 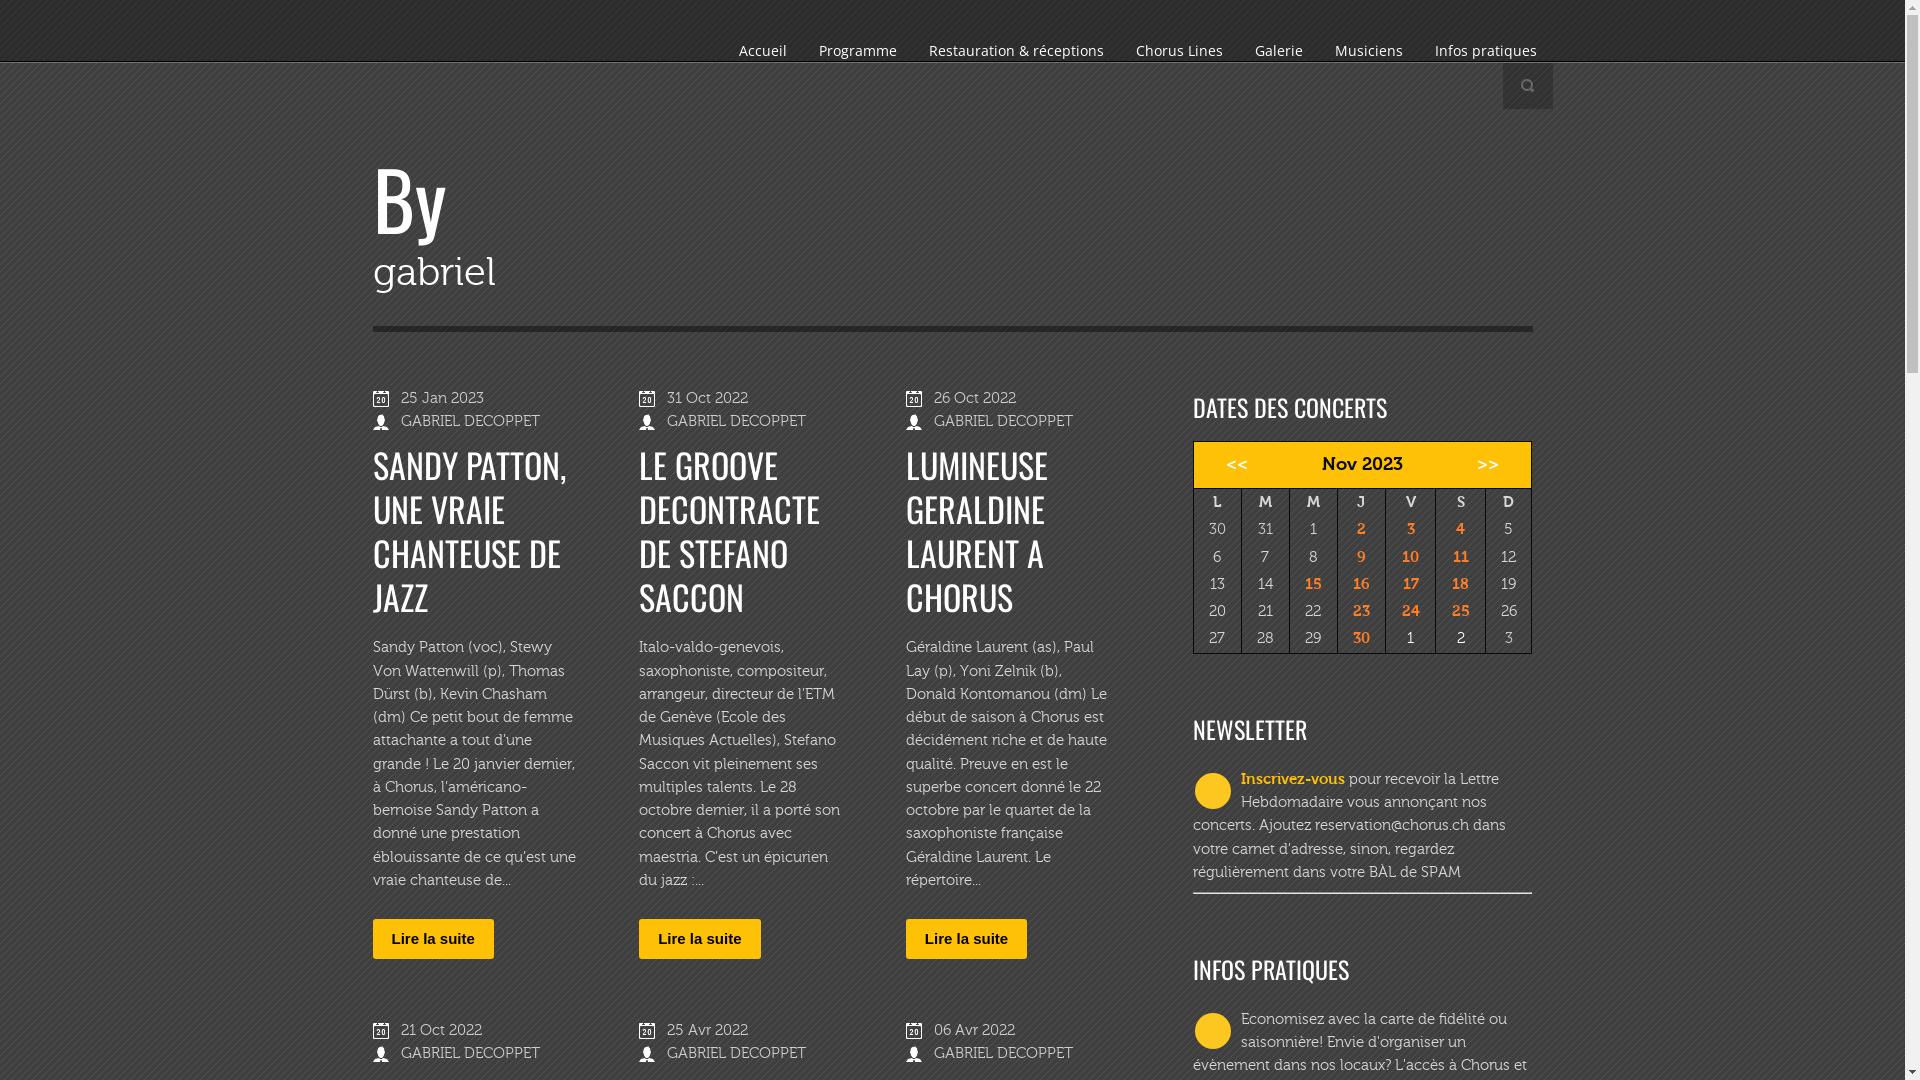 What do you see at coordinates (1460, 527) in the screenshot?
I see `'4'` at bounding box center [1460, 527].